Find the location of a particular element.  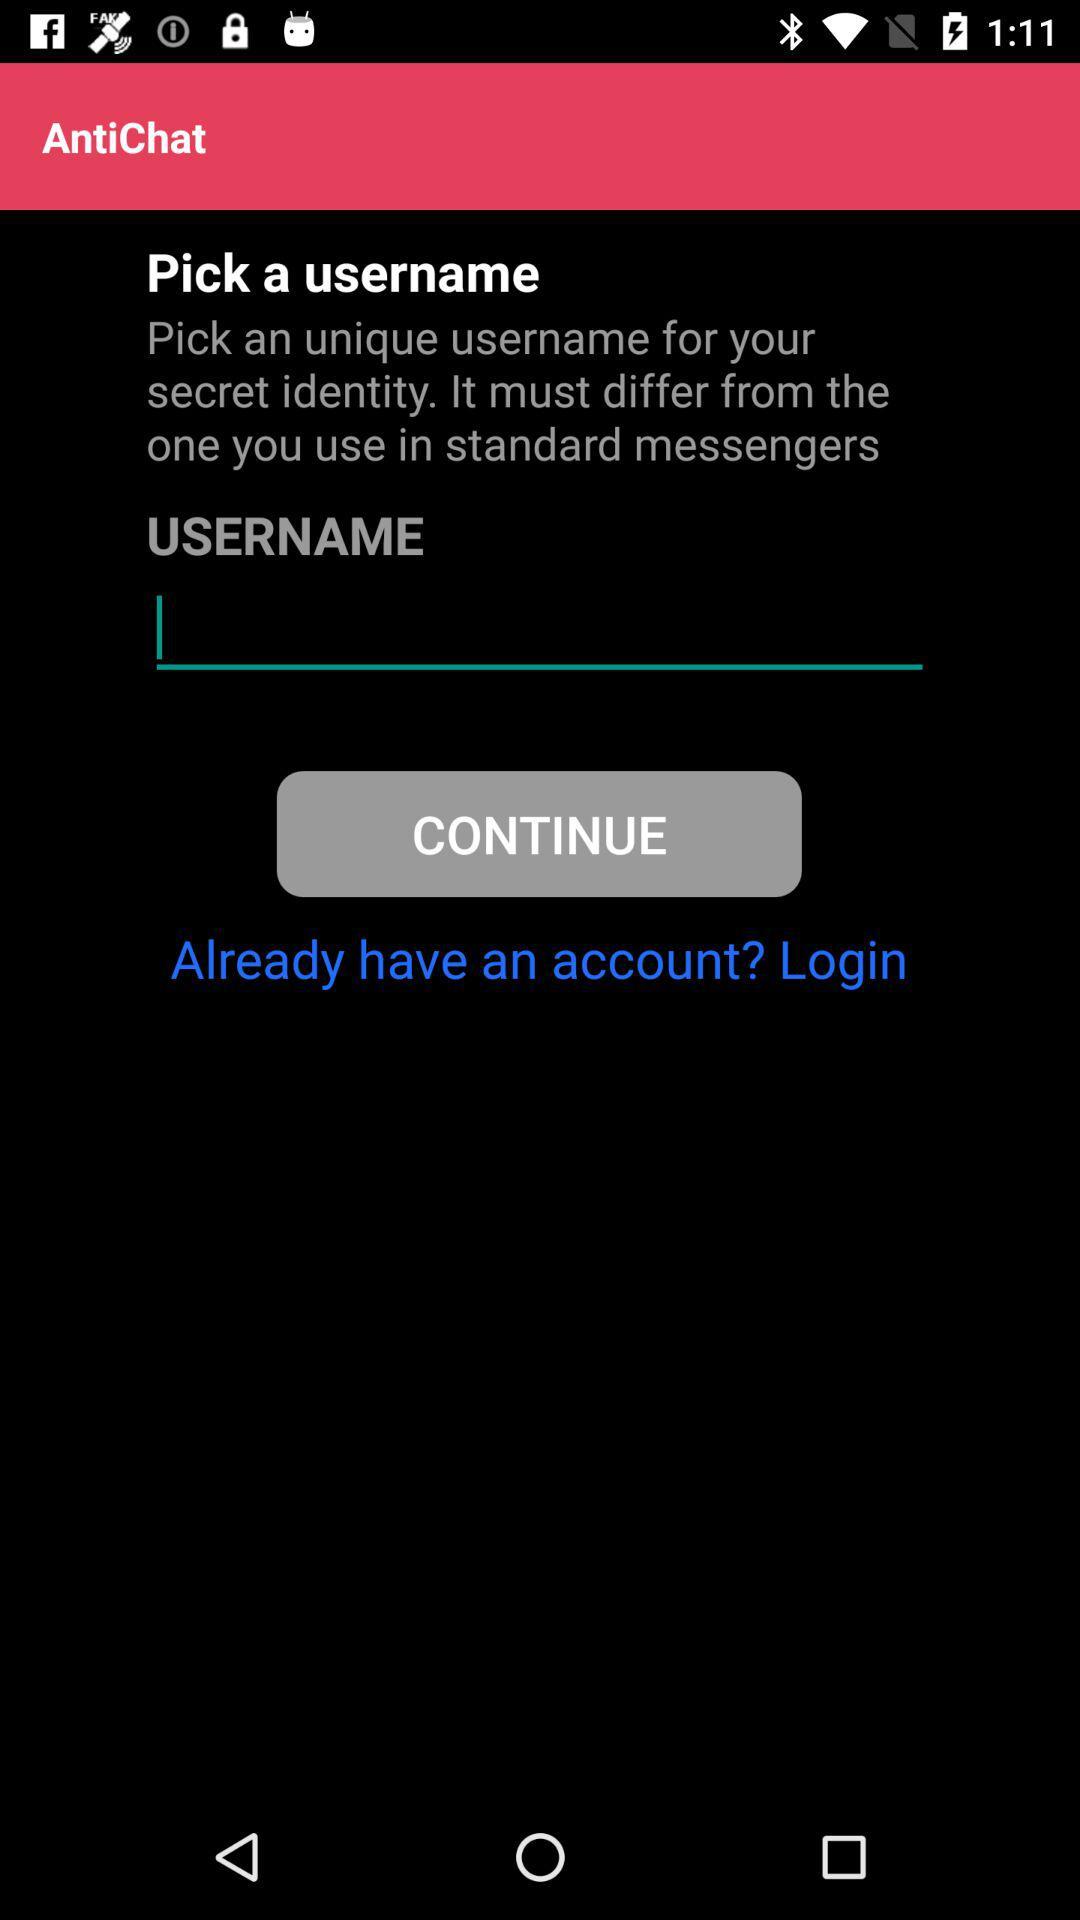

already have an icon is located at coordinates (538, 957).